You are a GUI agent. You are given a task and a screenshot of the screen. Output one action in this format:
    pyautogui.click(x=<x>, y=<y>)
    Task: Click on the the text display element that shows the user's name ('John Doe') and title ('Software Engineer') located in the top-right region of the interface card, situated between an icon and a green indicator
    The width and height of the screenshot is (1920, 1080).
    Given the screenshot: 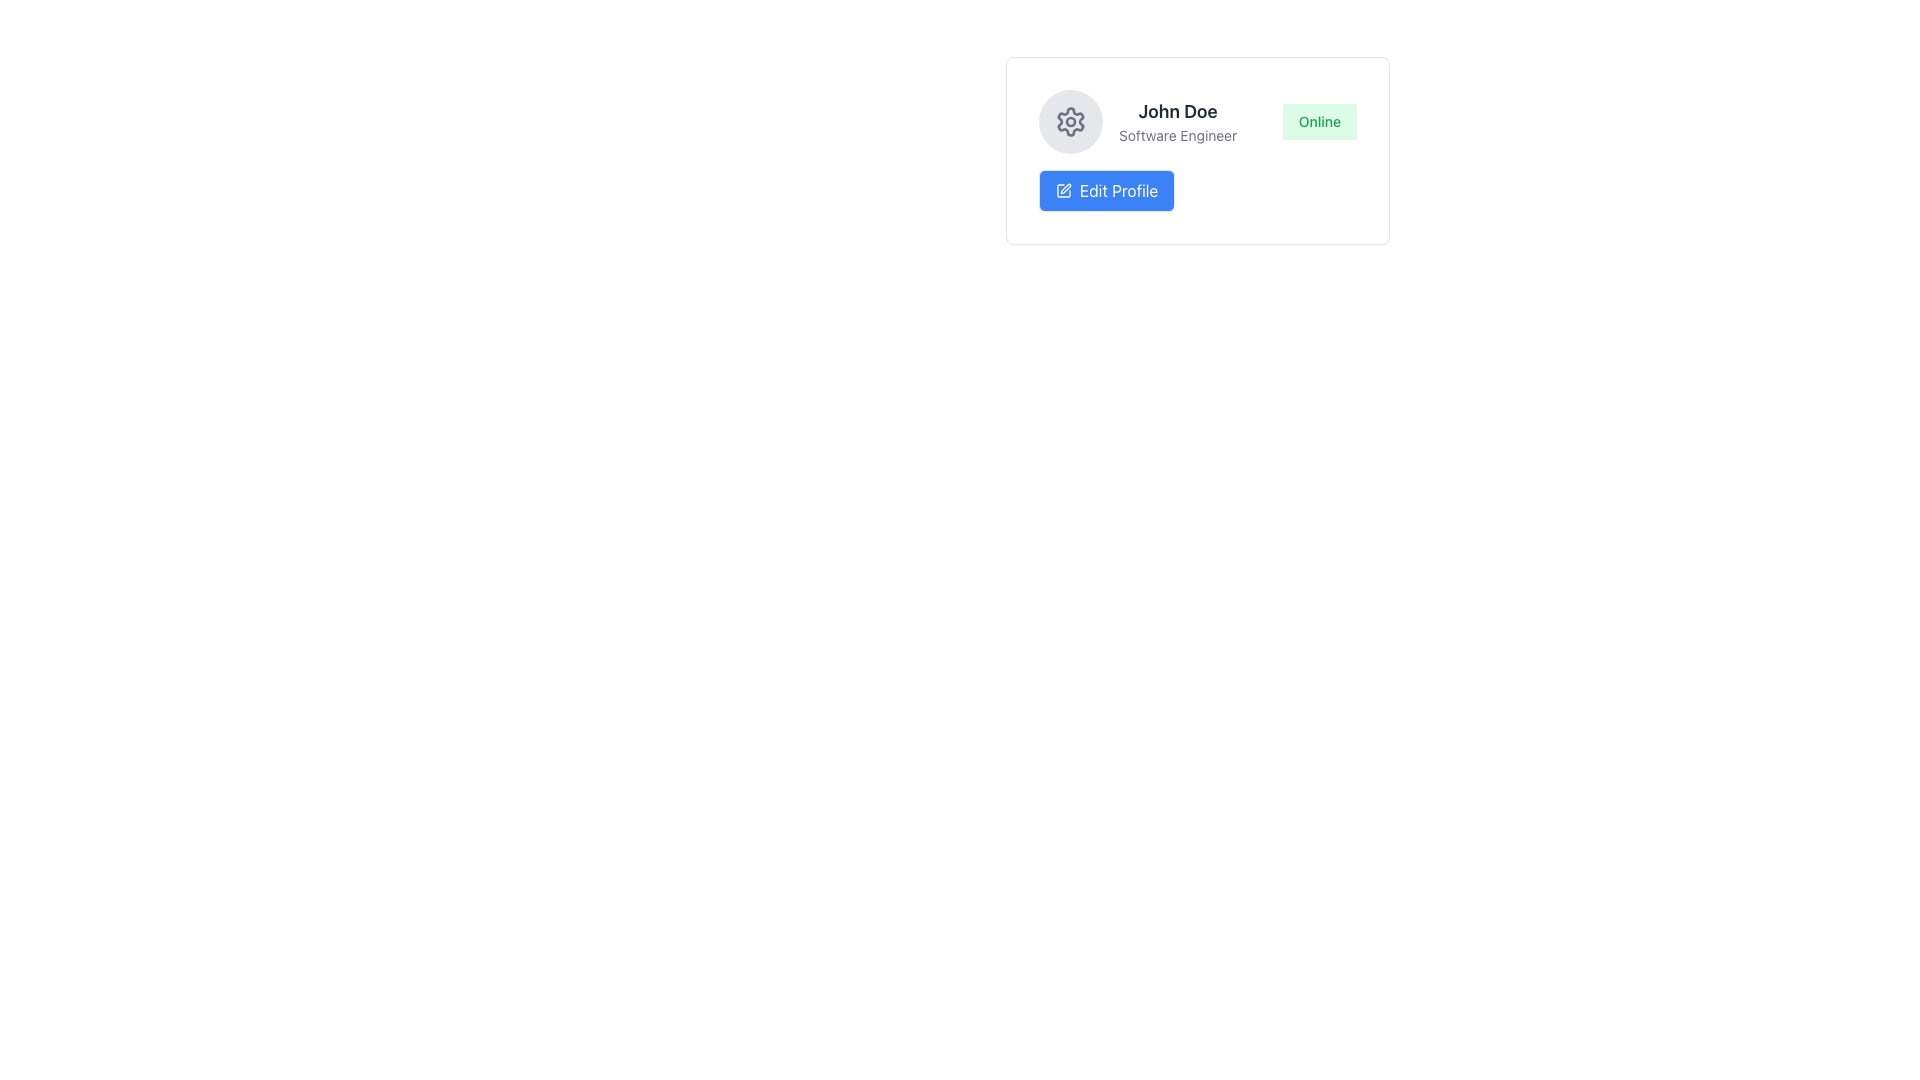 What is the action you would take?
    pyautogui.click(x=1177, y=122)
    